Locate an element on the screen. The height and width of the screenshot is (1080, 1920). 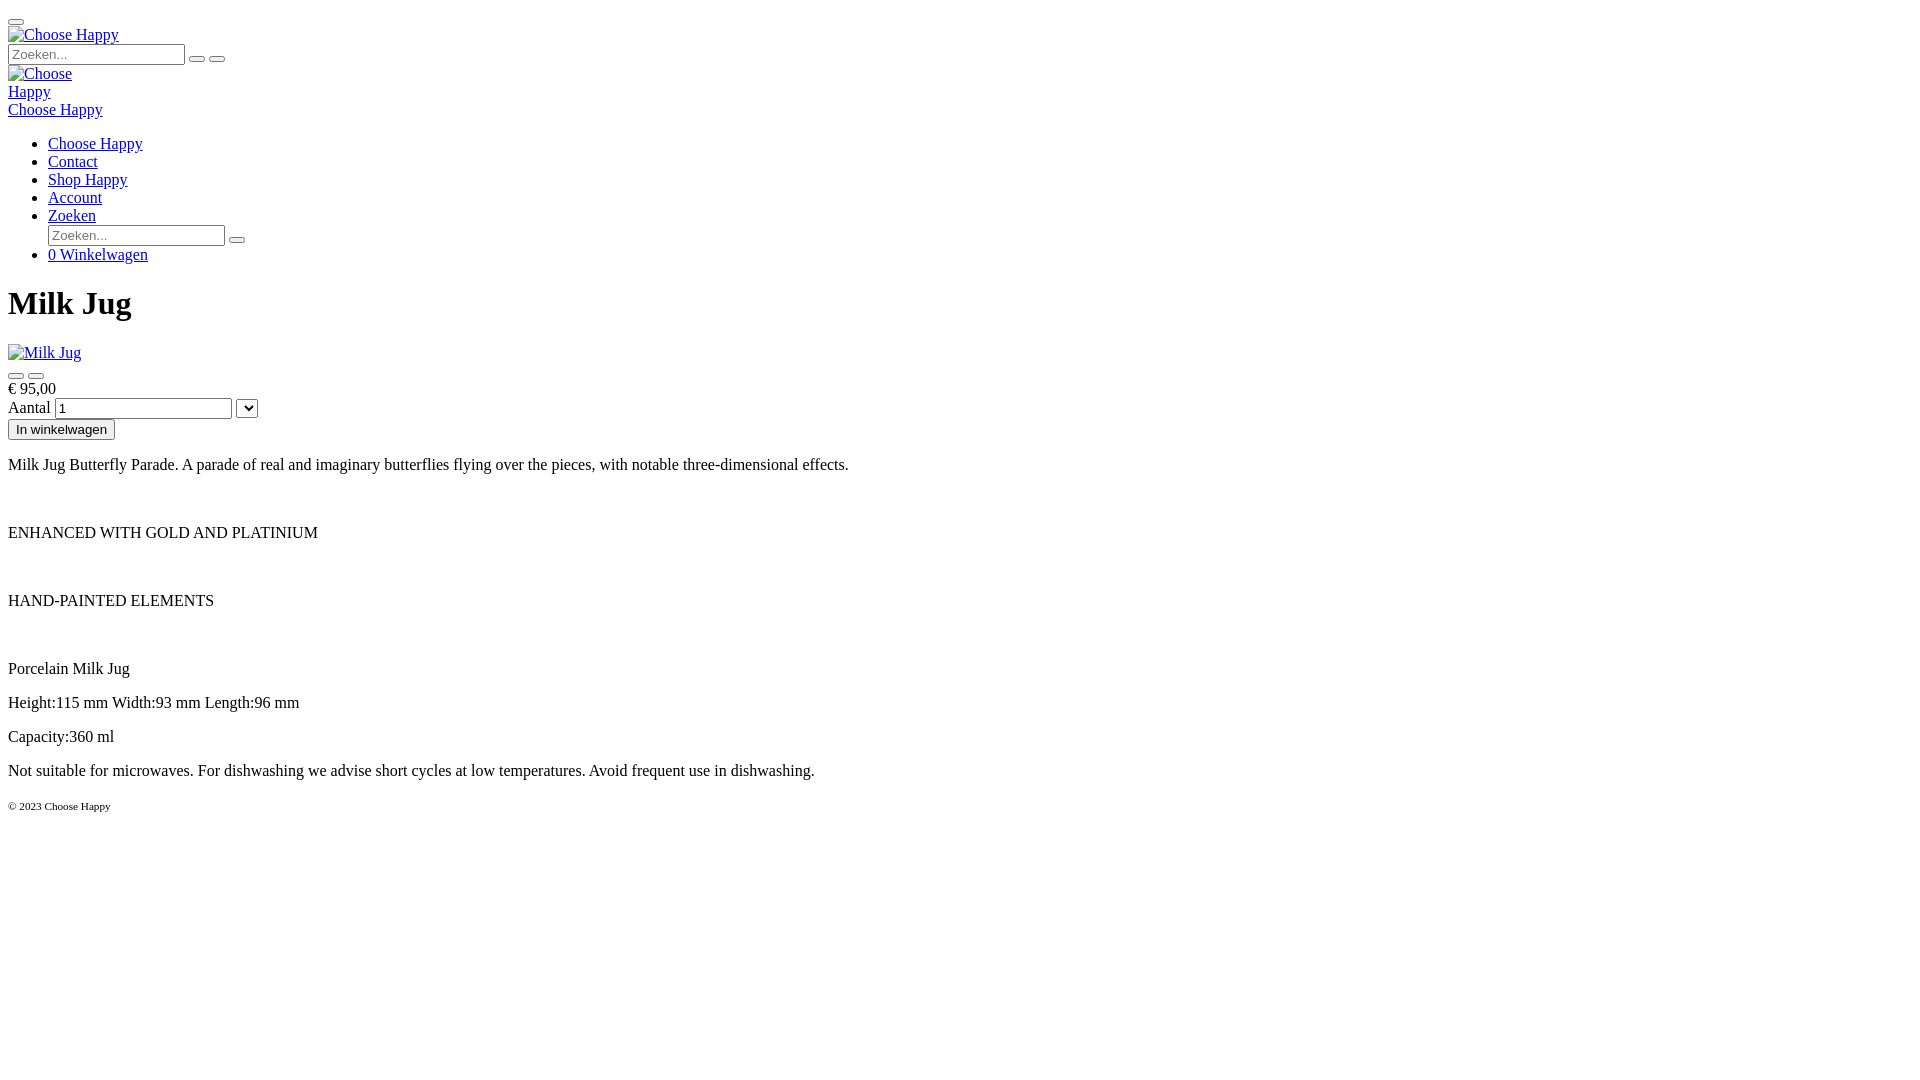
'Contact' is located at coordinates (72, 160).